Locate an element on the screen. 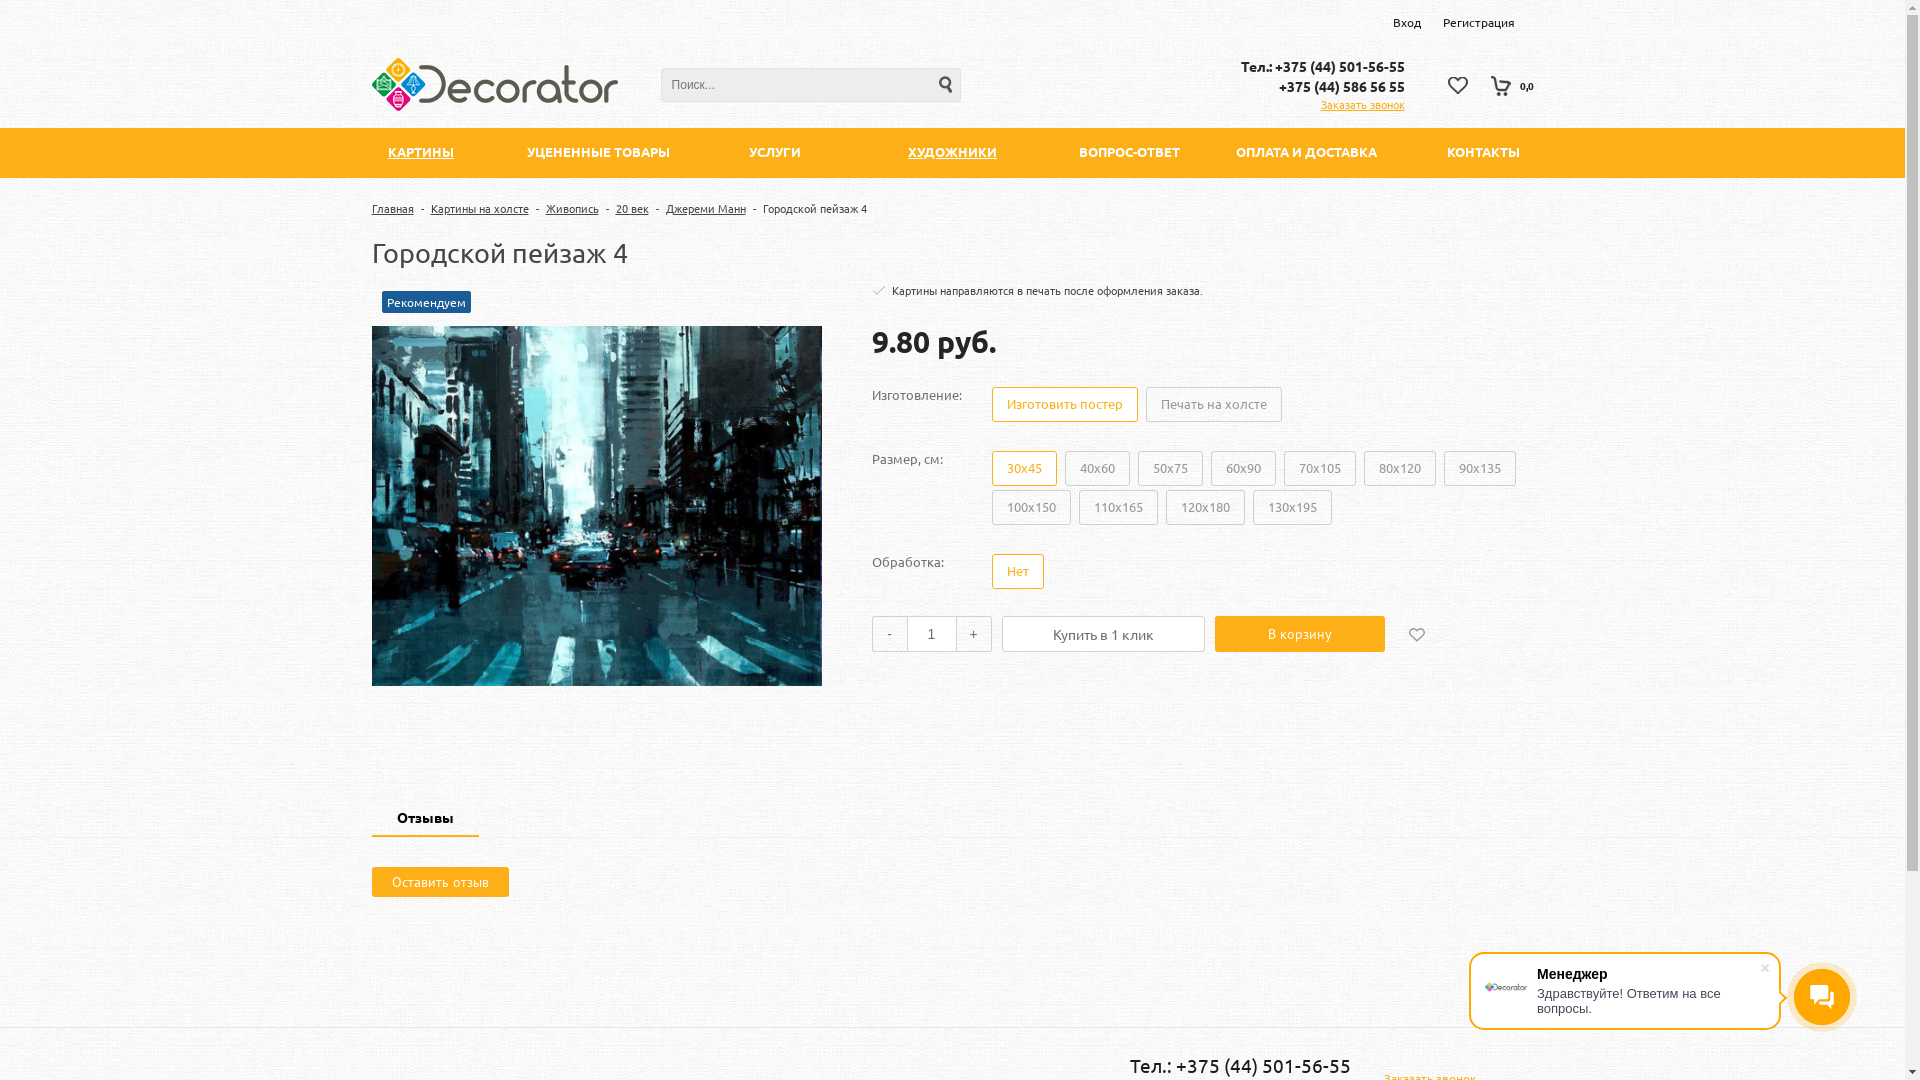  '100x150' is located at coordinates (1031, 506).